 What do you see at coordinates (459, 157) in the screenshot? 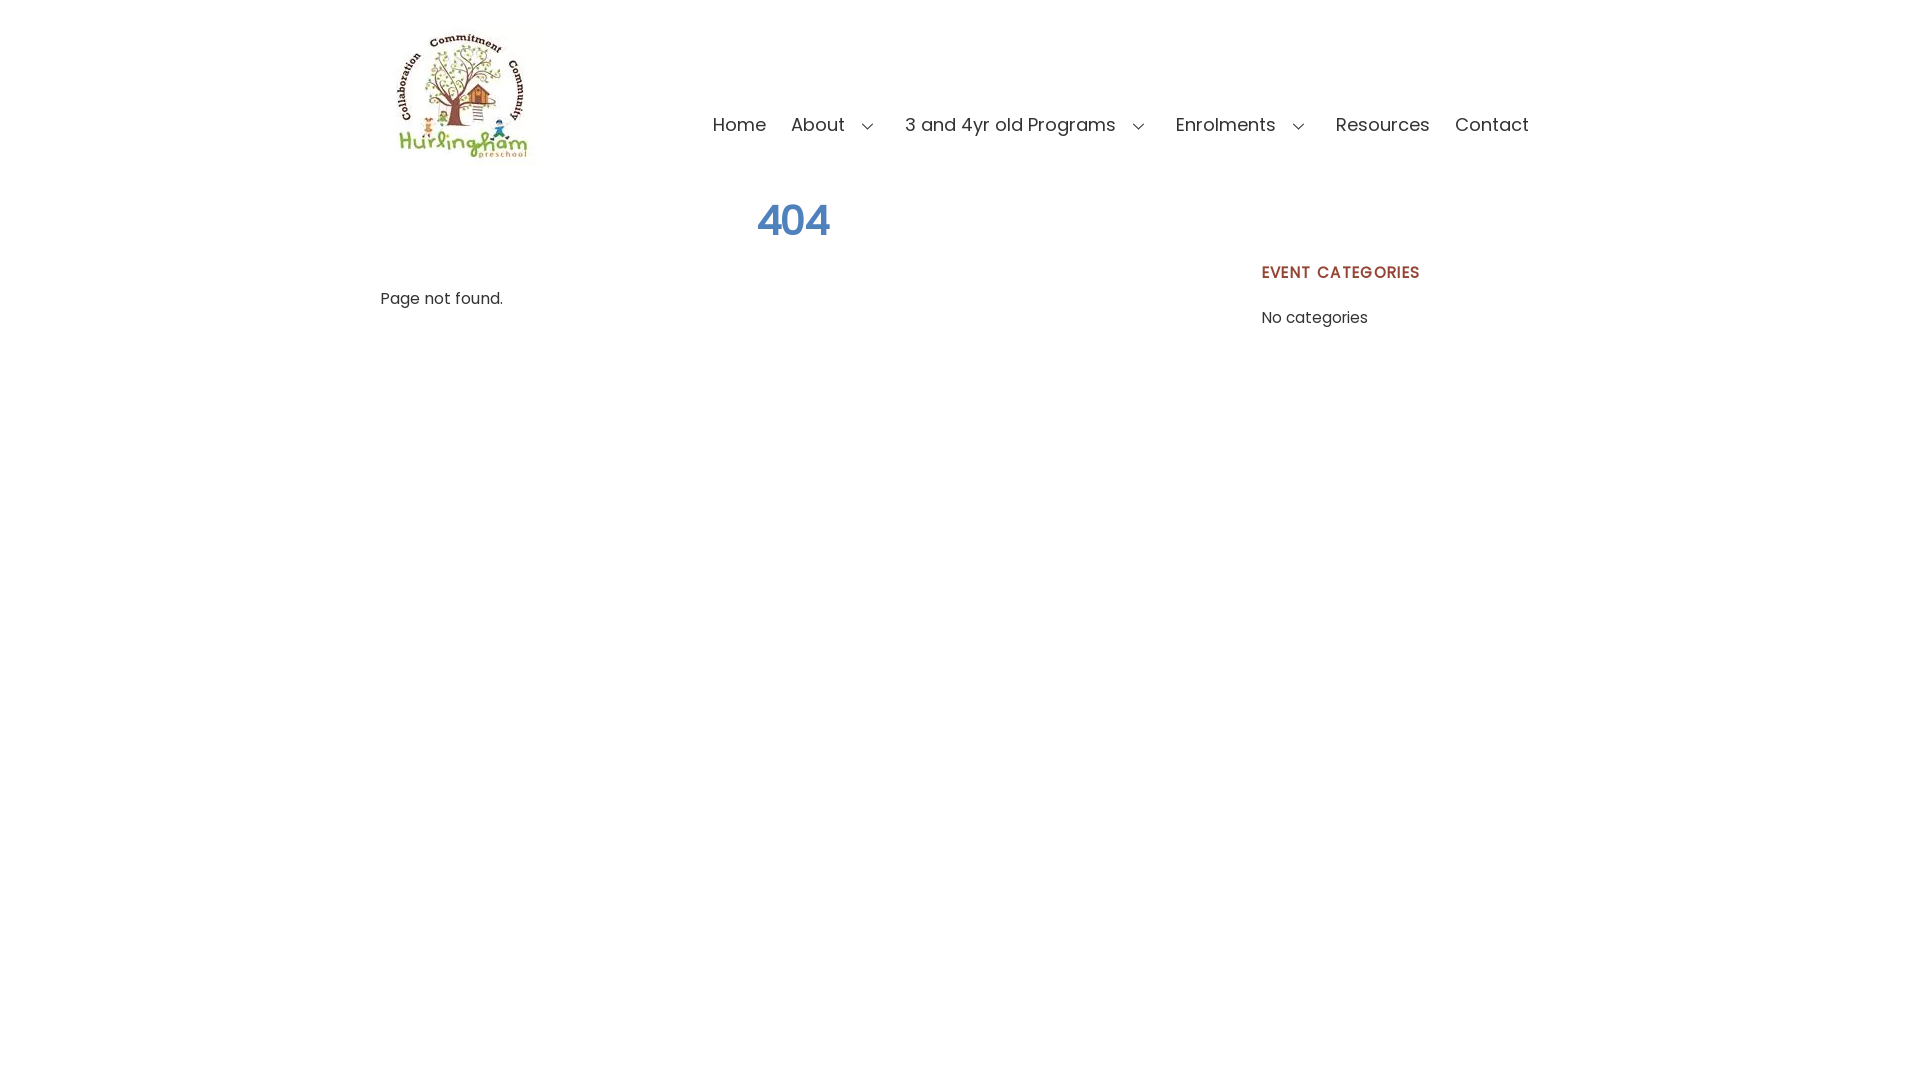
I see `'Hurlingham Preschool'` at bounding box center [459, 157].